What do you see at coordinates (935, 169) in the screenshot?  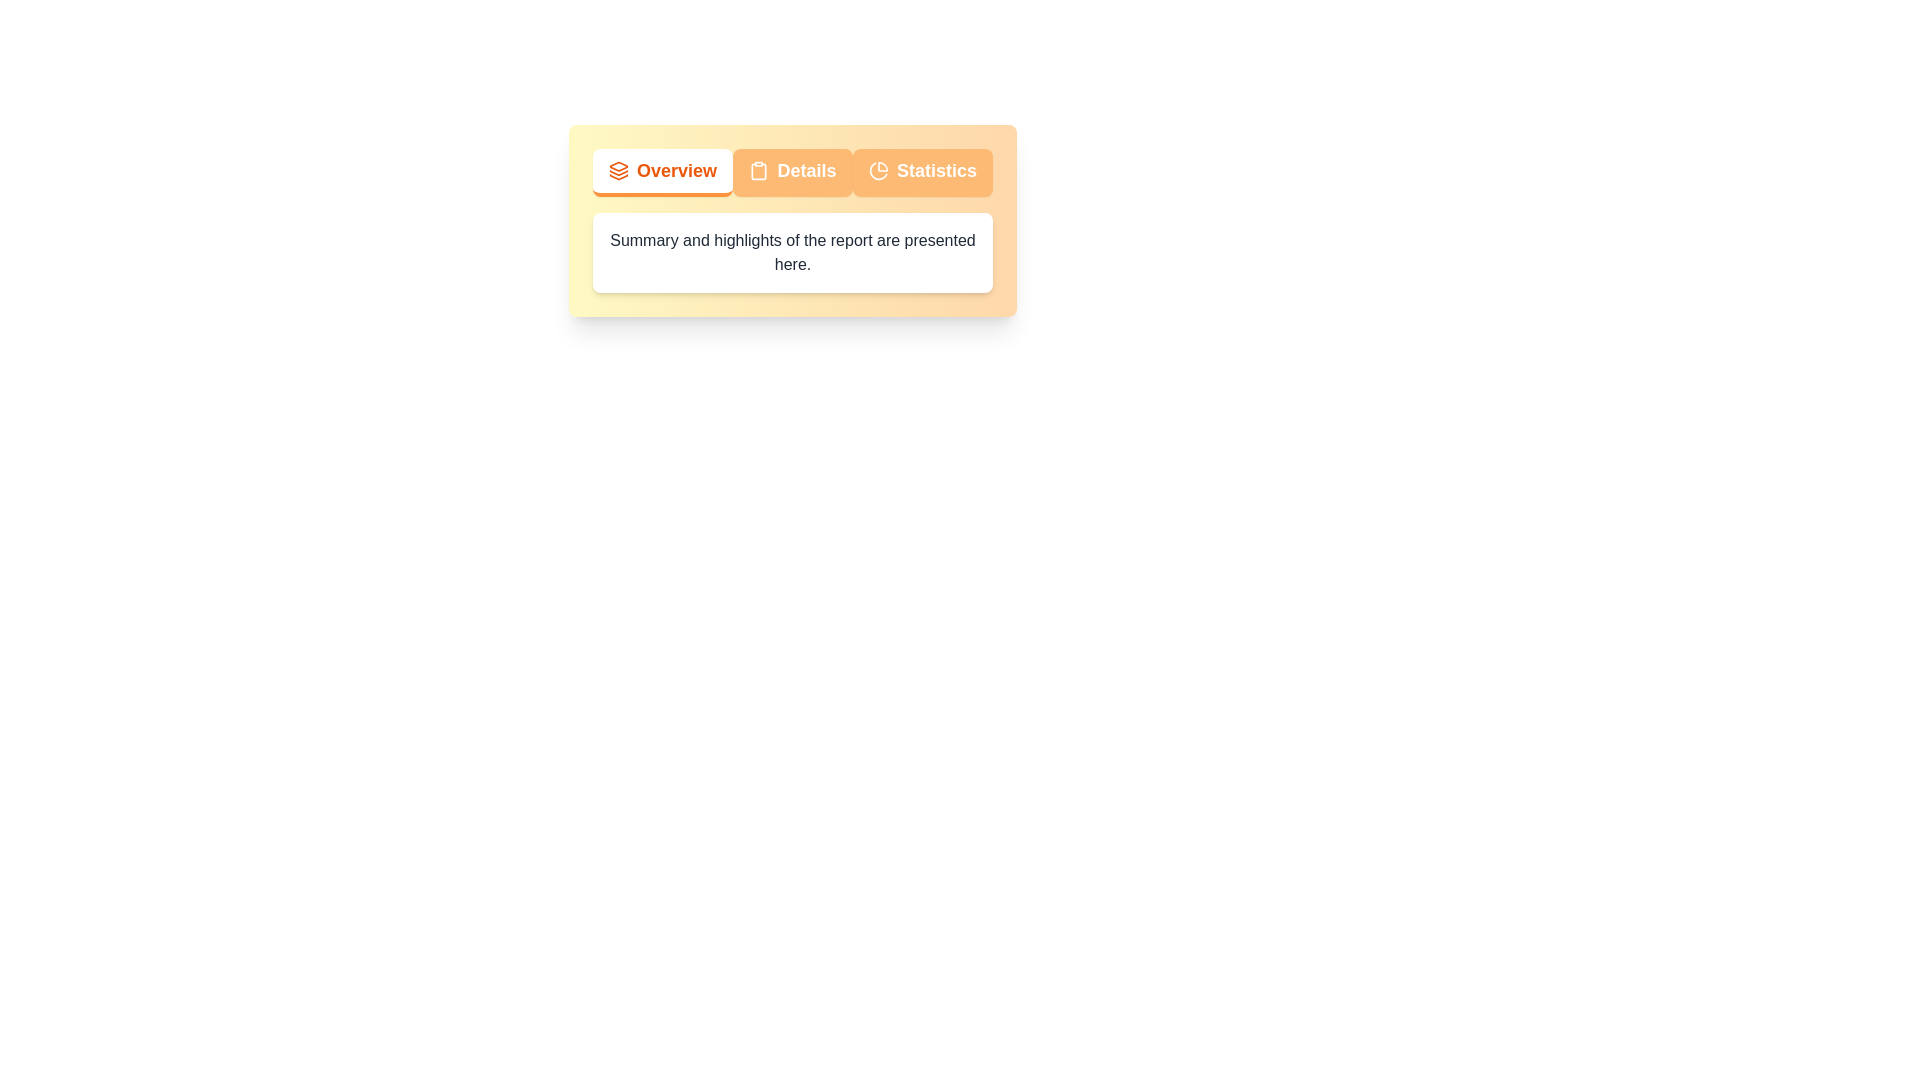 I see `the 'Statistics' tab in the navigation menu` at bounding box center [935, 169].